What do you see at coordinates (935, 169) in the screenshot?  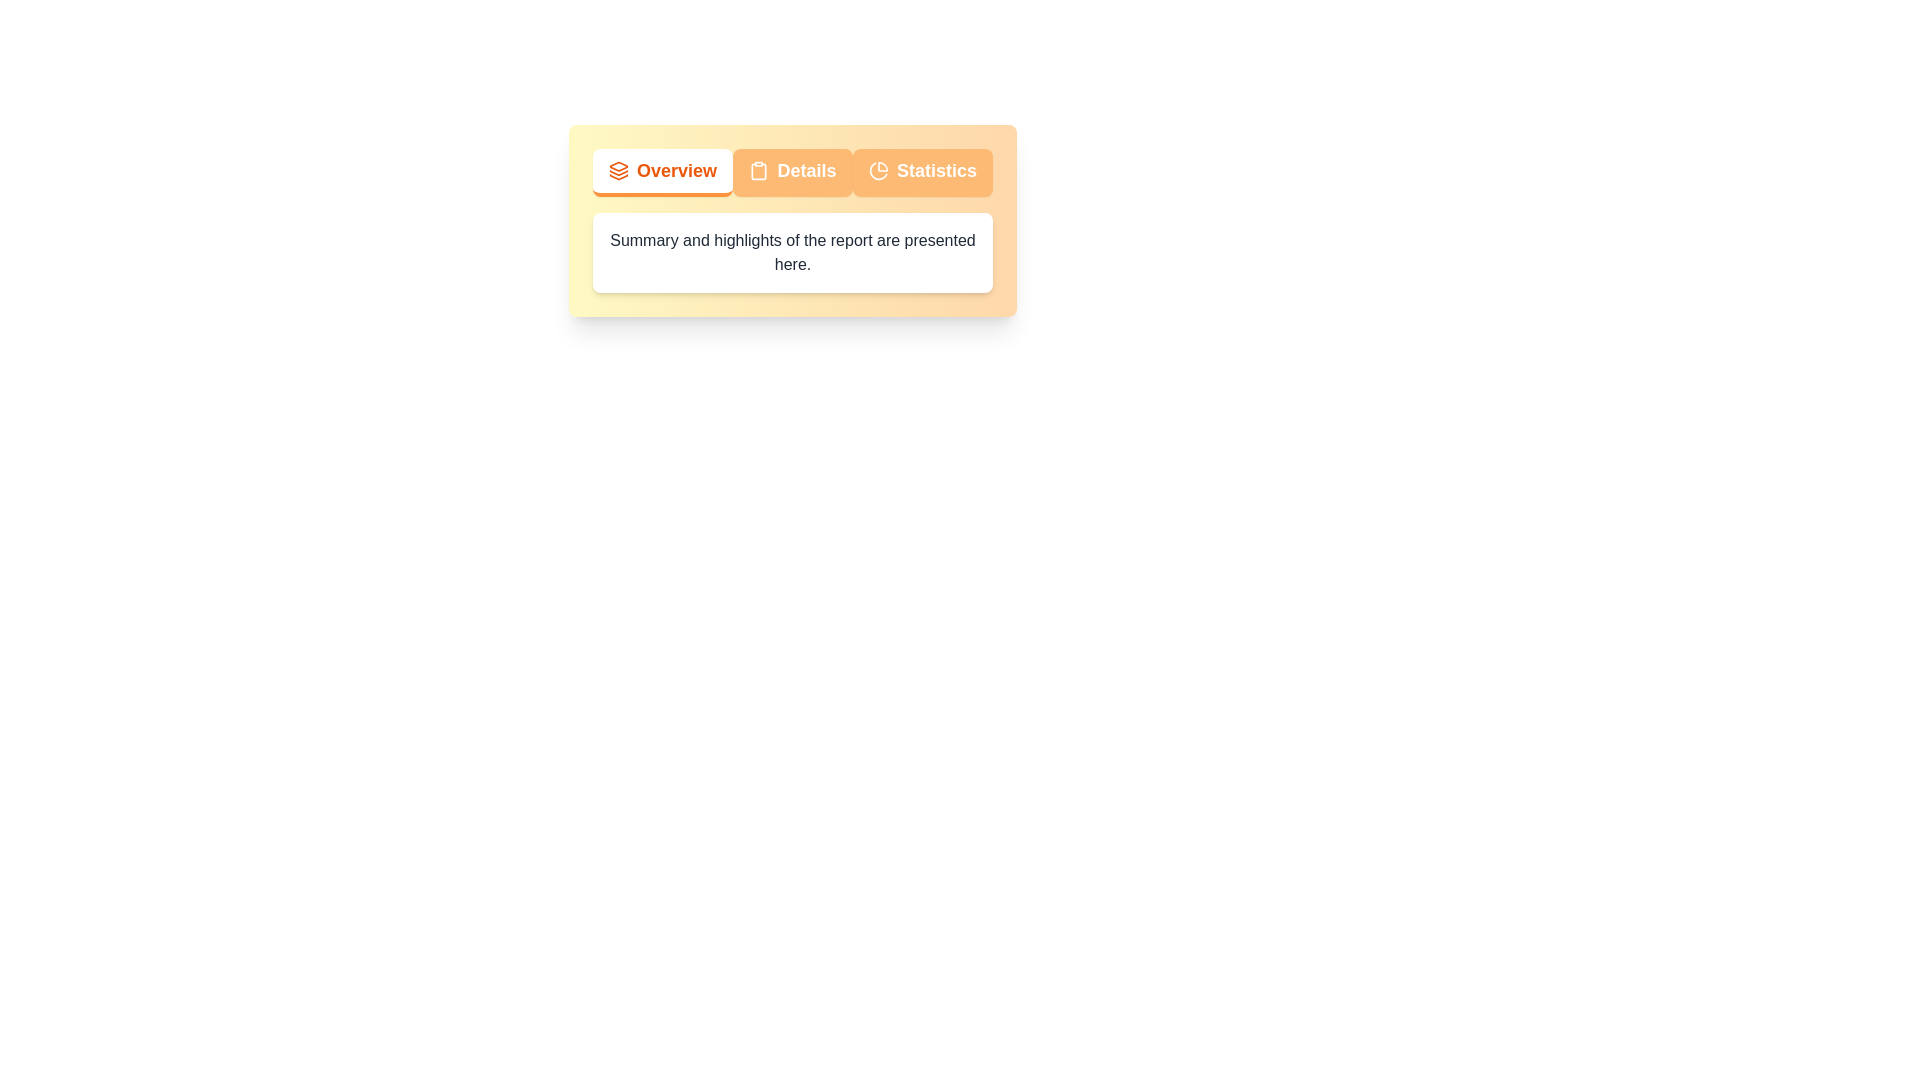 I see `the 'Statistics' tab in the navigation menu` at bounding box center [935, 169].